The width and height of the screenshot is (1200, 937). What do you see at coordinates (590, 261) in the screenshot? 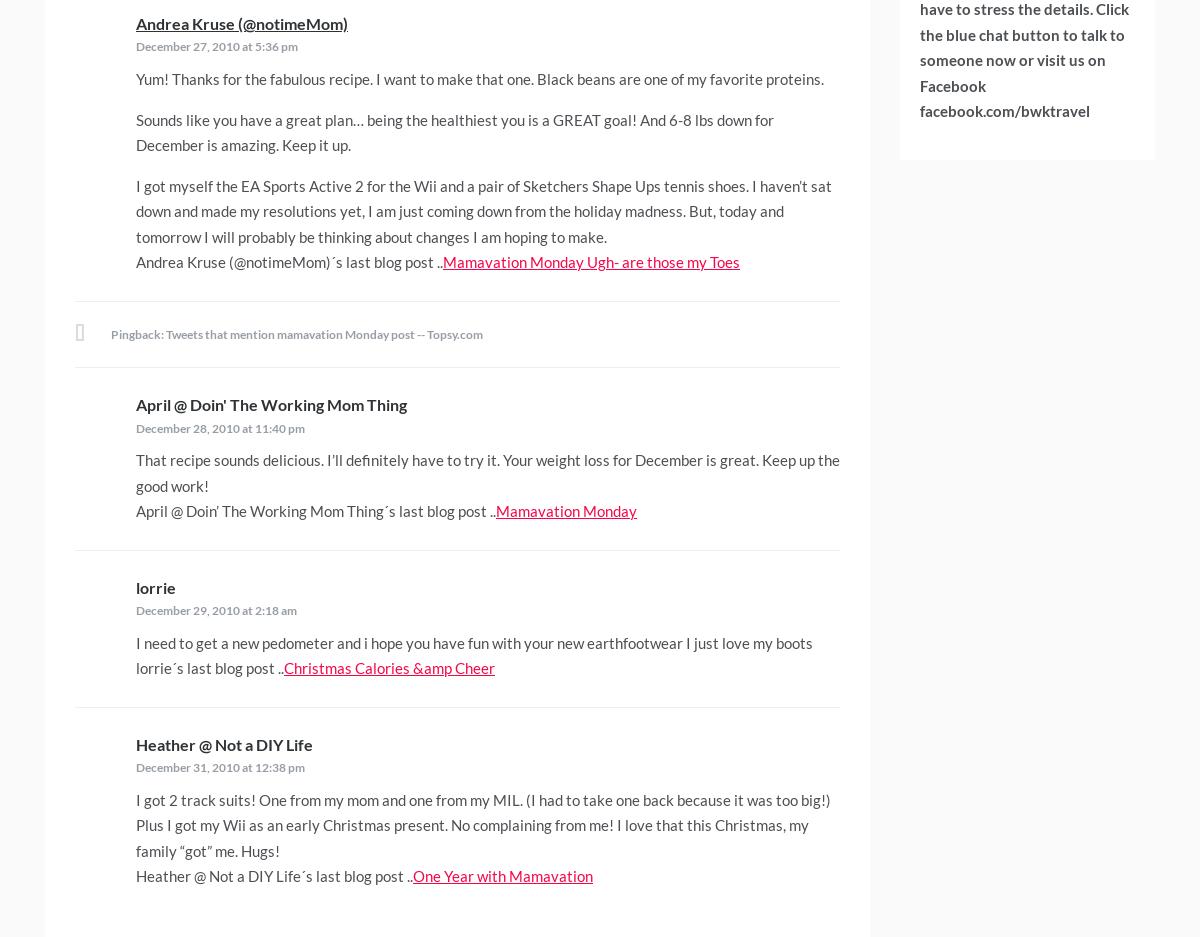
I see `'Mamavation Monday Ugh- are those my Toes'` at bounding box center [590, 261].